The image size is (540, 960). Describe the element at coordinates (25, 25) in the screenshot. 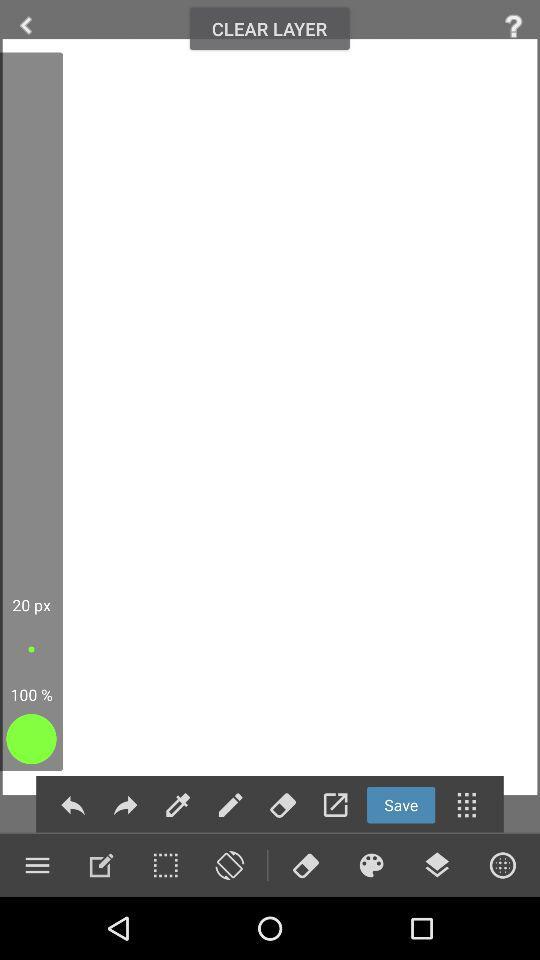

I see `ride` at that location.